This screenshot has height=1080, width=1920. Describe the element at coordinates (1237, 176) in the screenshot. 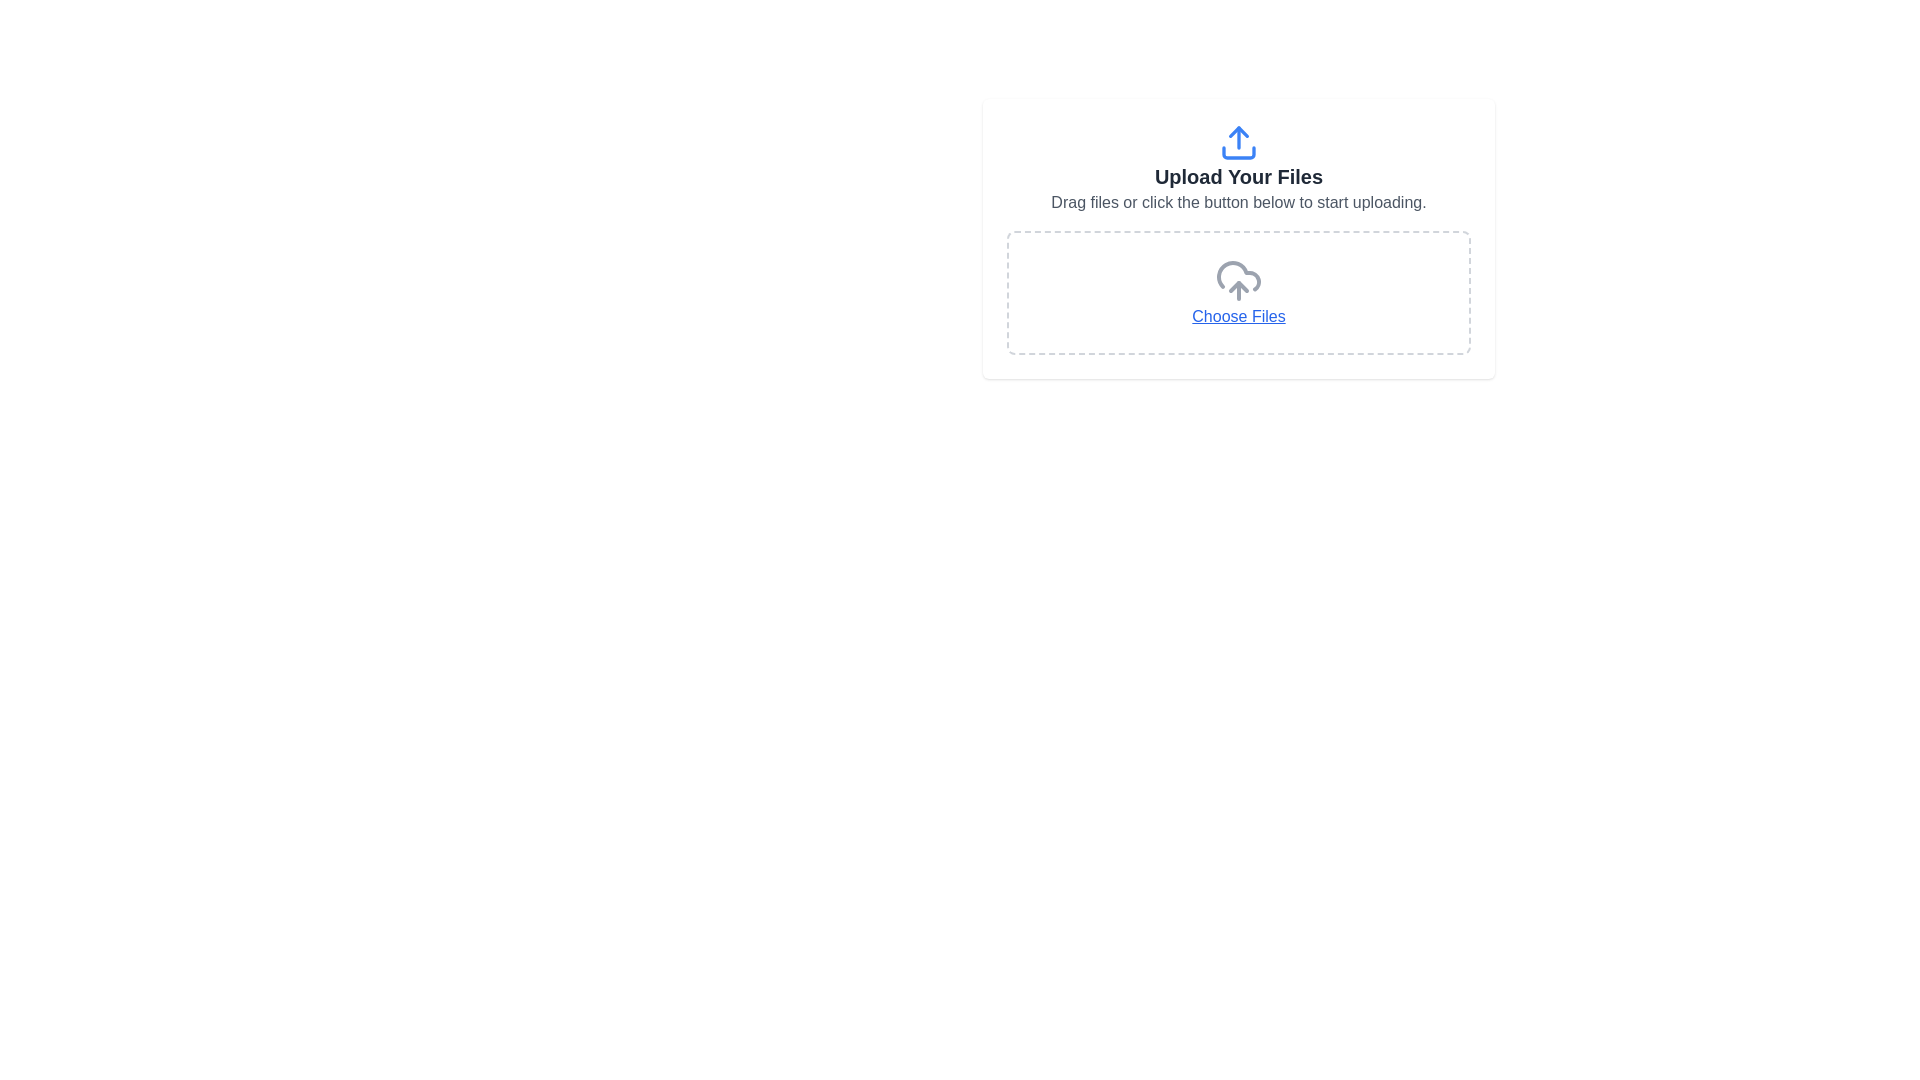

I see `bold textual header labeled 'Upload Your Files' to understand the purpose of the file upload section` at that location.